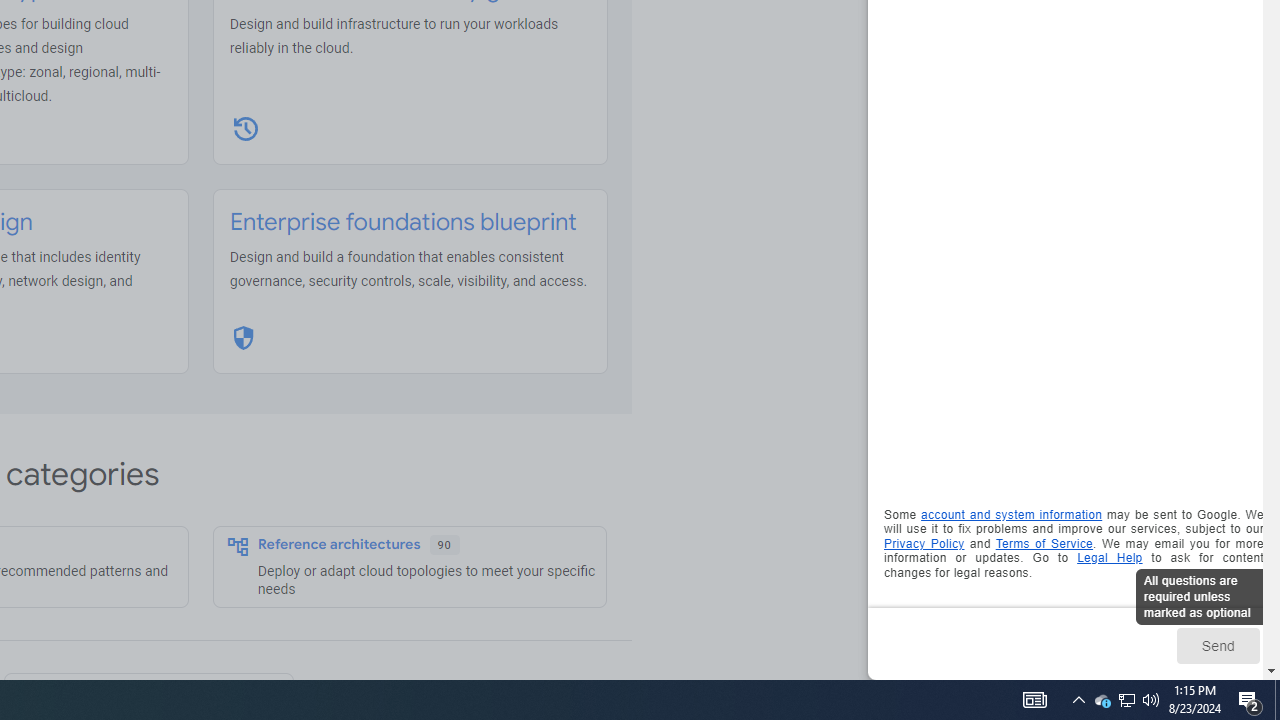  I want to click on 'Opens in a new tab. Terms of Service', so click(1043, 543).